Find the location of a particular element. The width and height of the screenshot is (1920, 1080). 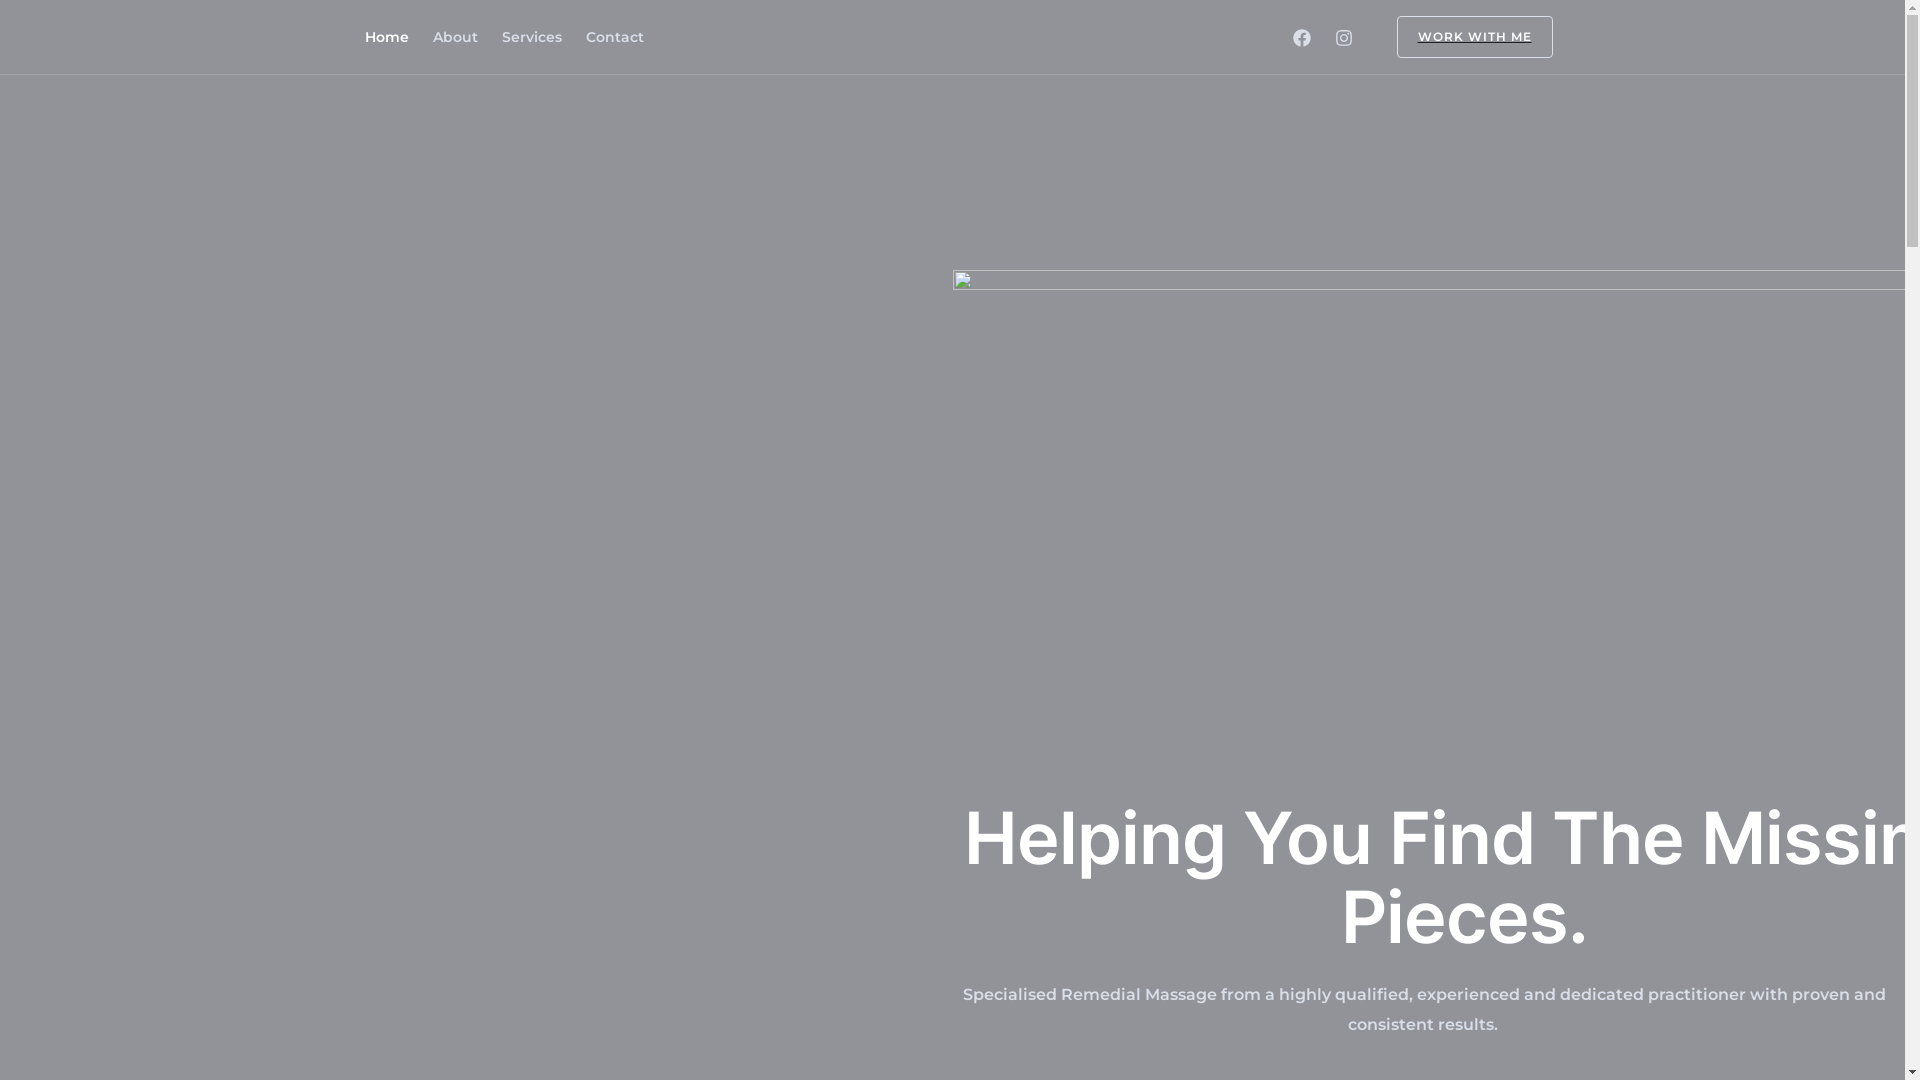

'Services' is located at coordinates (532, 37).